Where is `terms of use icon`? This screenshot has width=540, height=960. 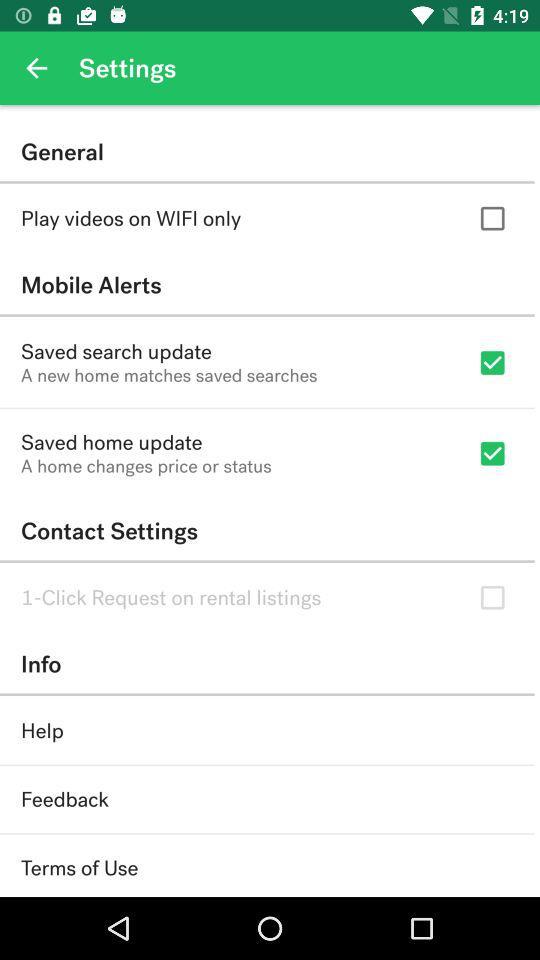
terms of use icon is located at coordinates (78, 867).